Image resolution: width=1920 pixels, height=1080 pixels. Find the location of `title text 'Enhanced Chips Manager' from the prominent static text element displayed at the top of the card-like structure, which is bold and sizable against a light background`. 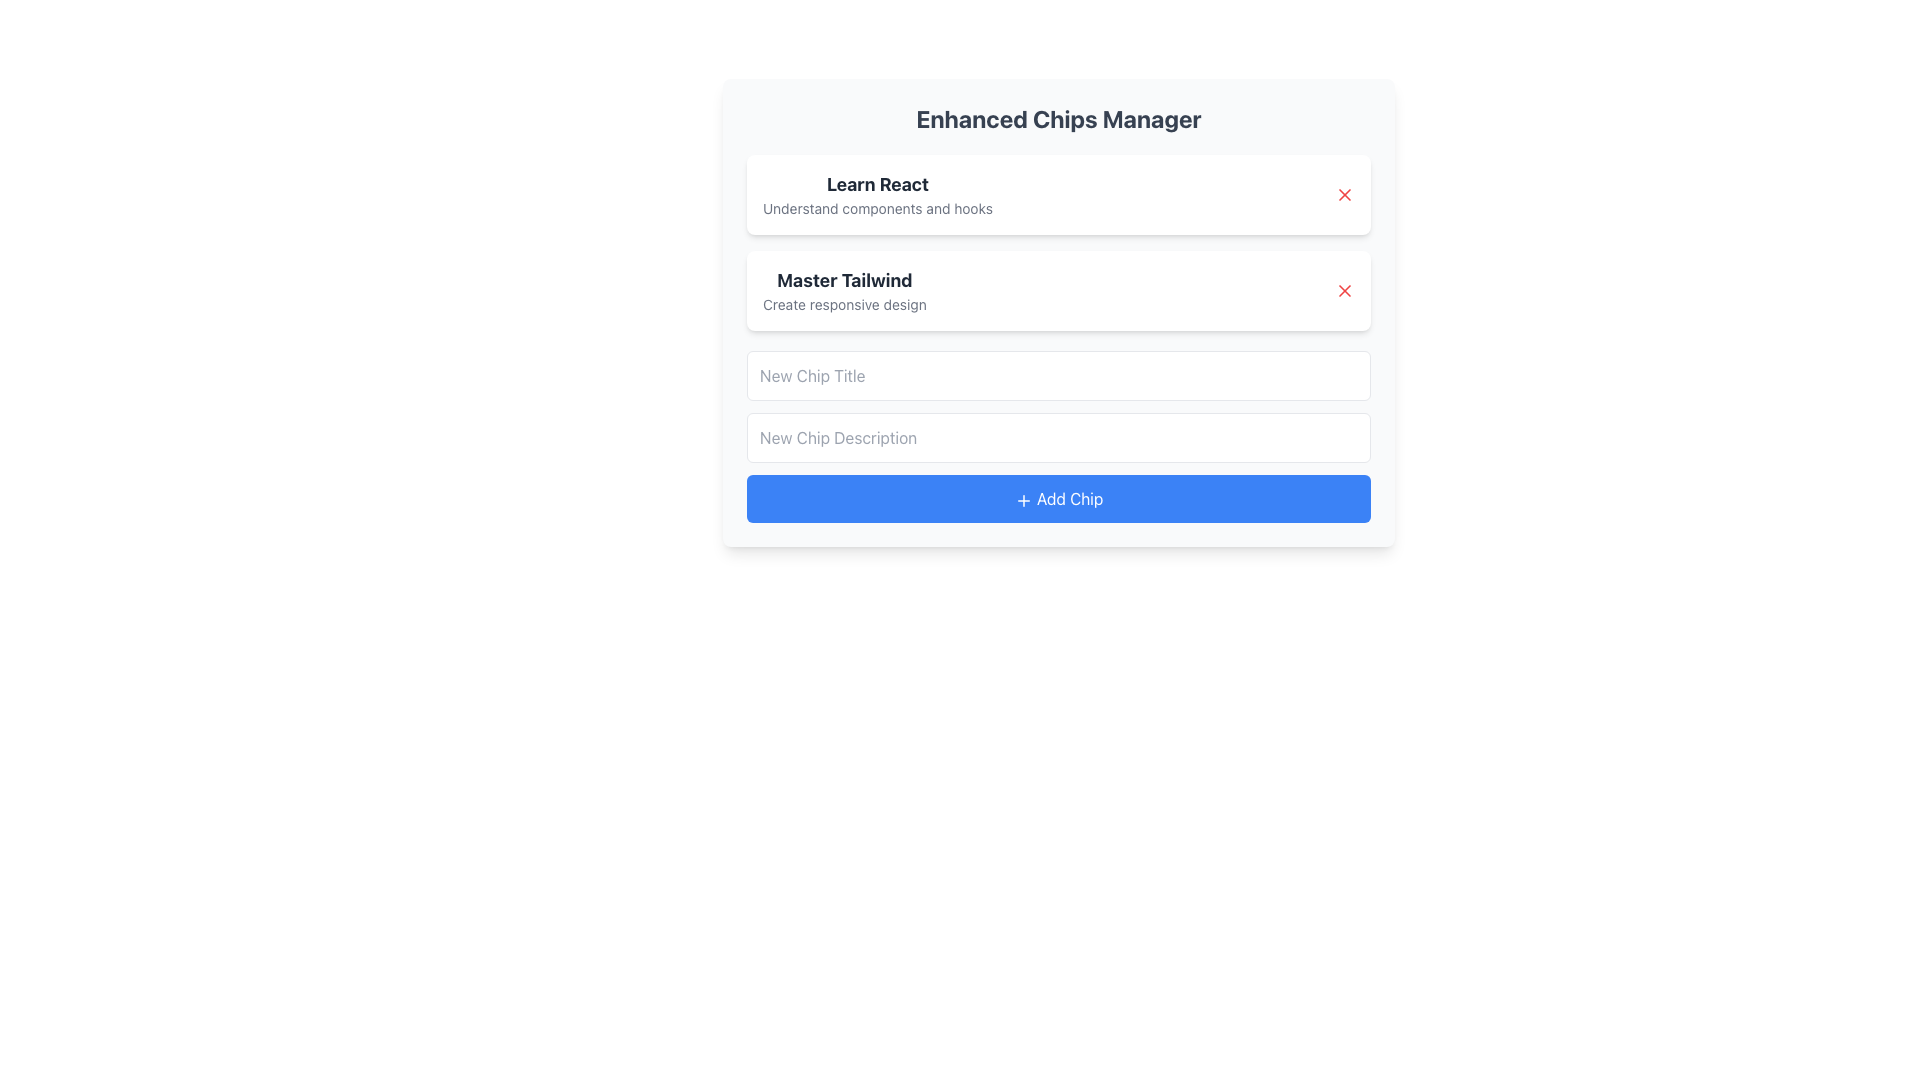

title text 'Enhanced Chips Manager' from the prominent static text element displayed at the top of the card-like structure, which is bold and sizable against a light background is located at coordinates (1058, 119).